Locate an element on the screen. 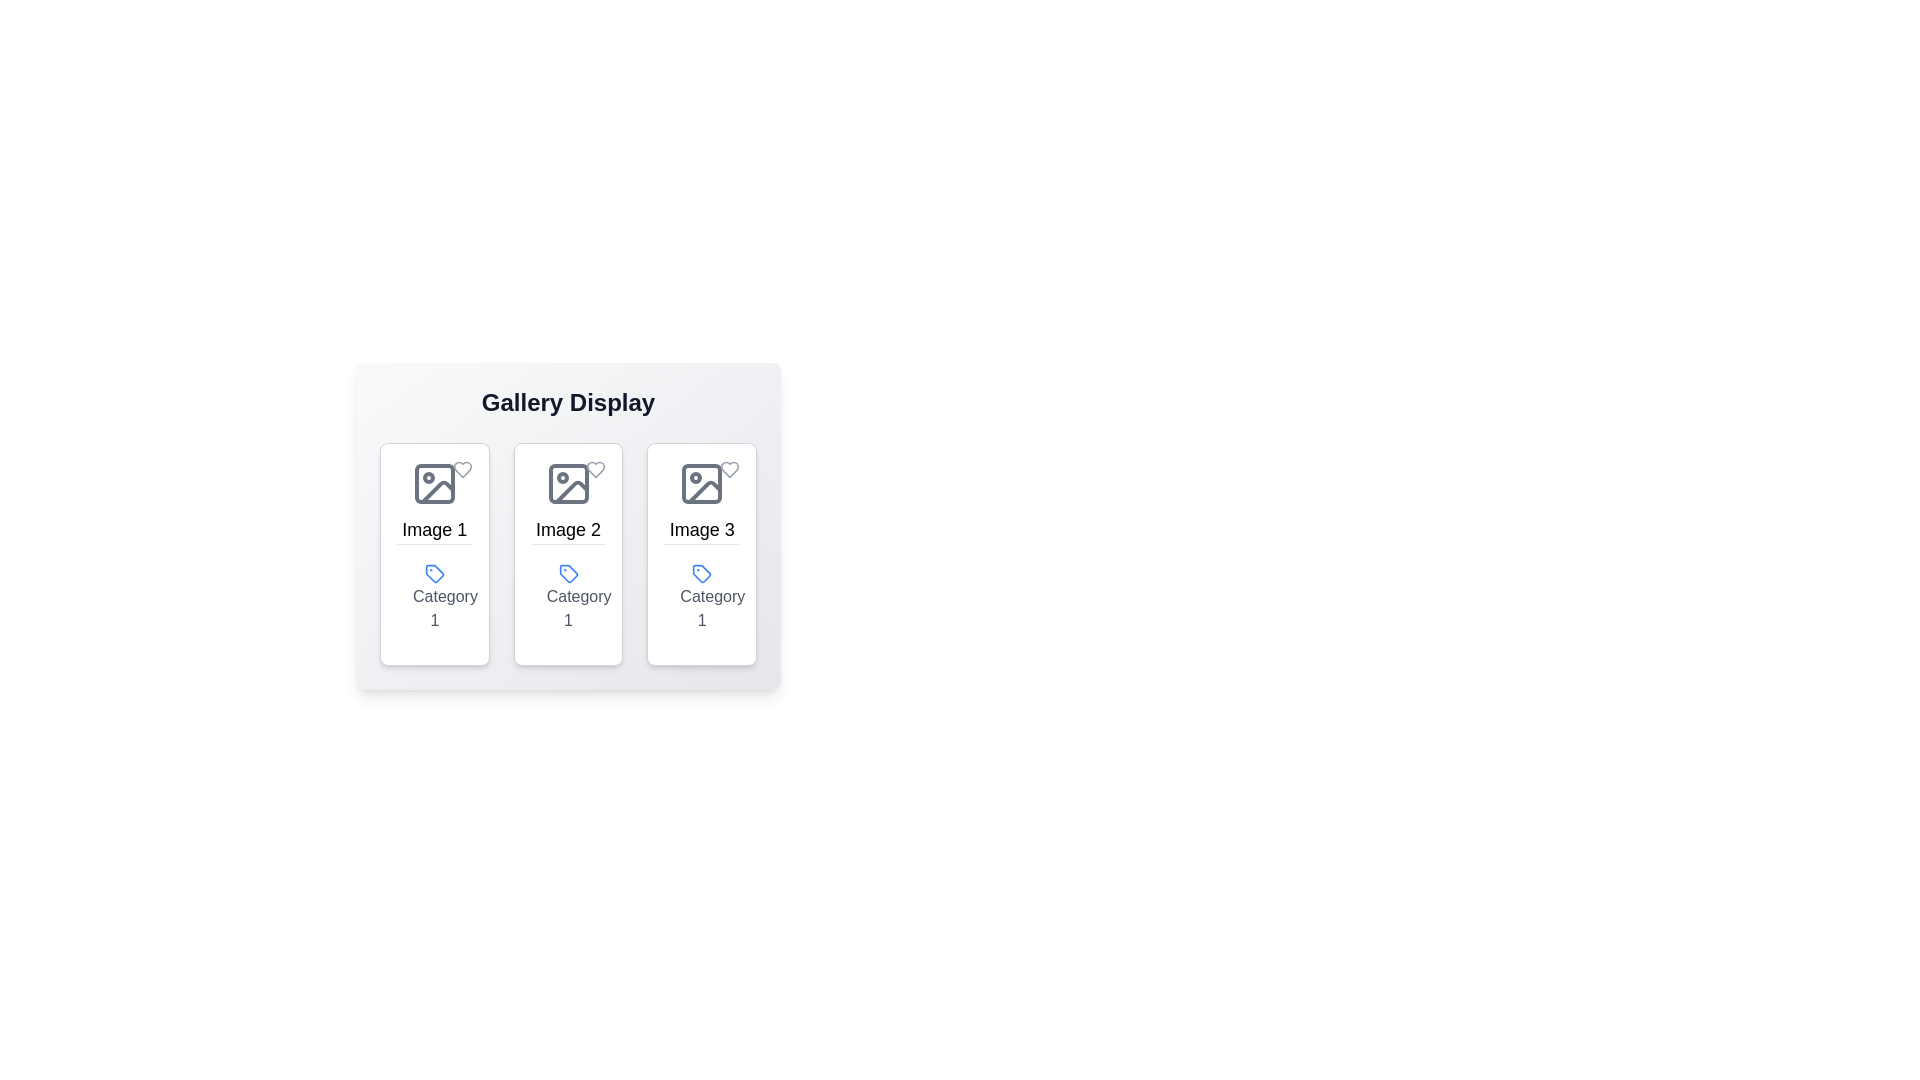 The width and height of the screenshot is (1920, 1080). the text label 'Category 1' styled in gray, located below the blue tag icon in the first card of a set of three cards is located at coordinates (444, 607).